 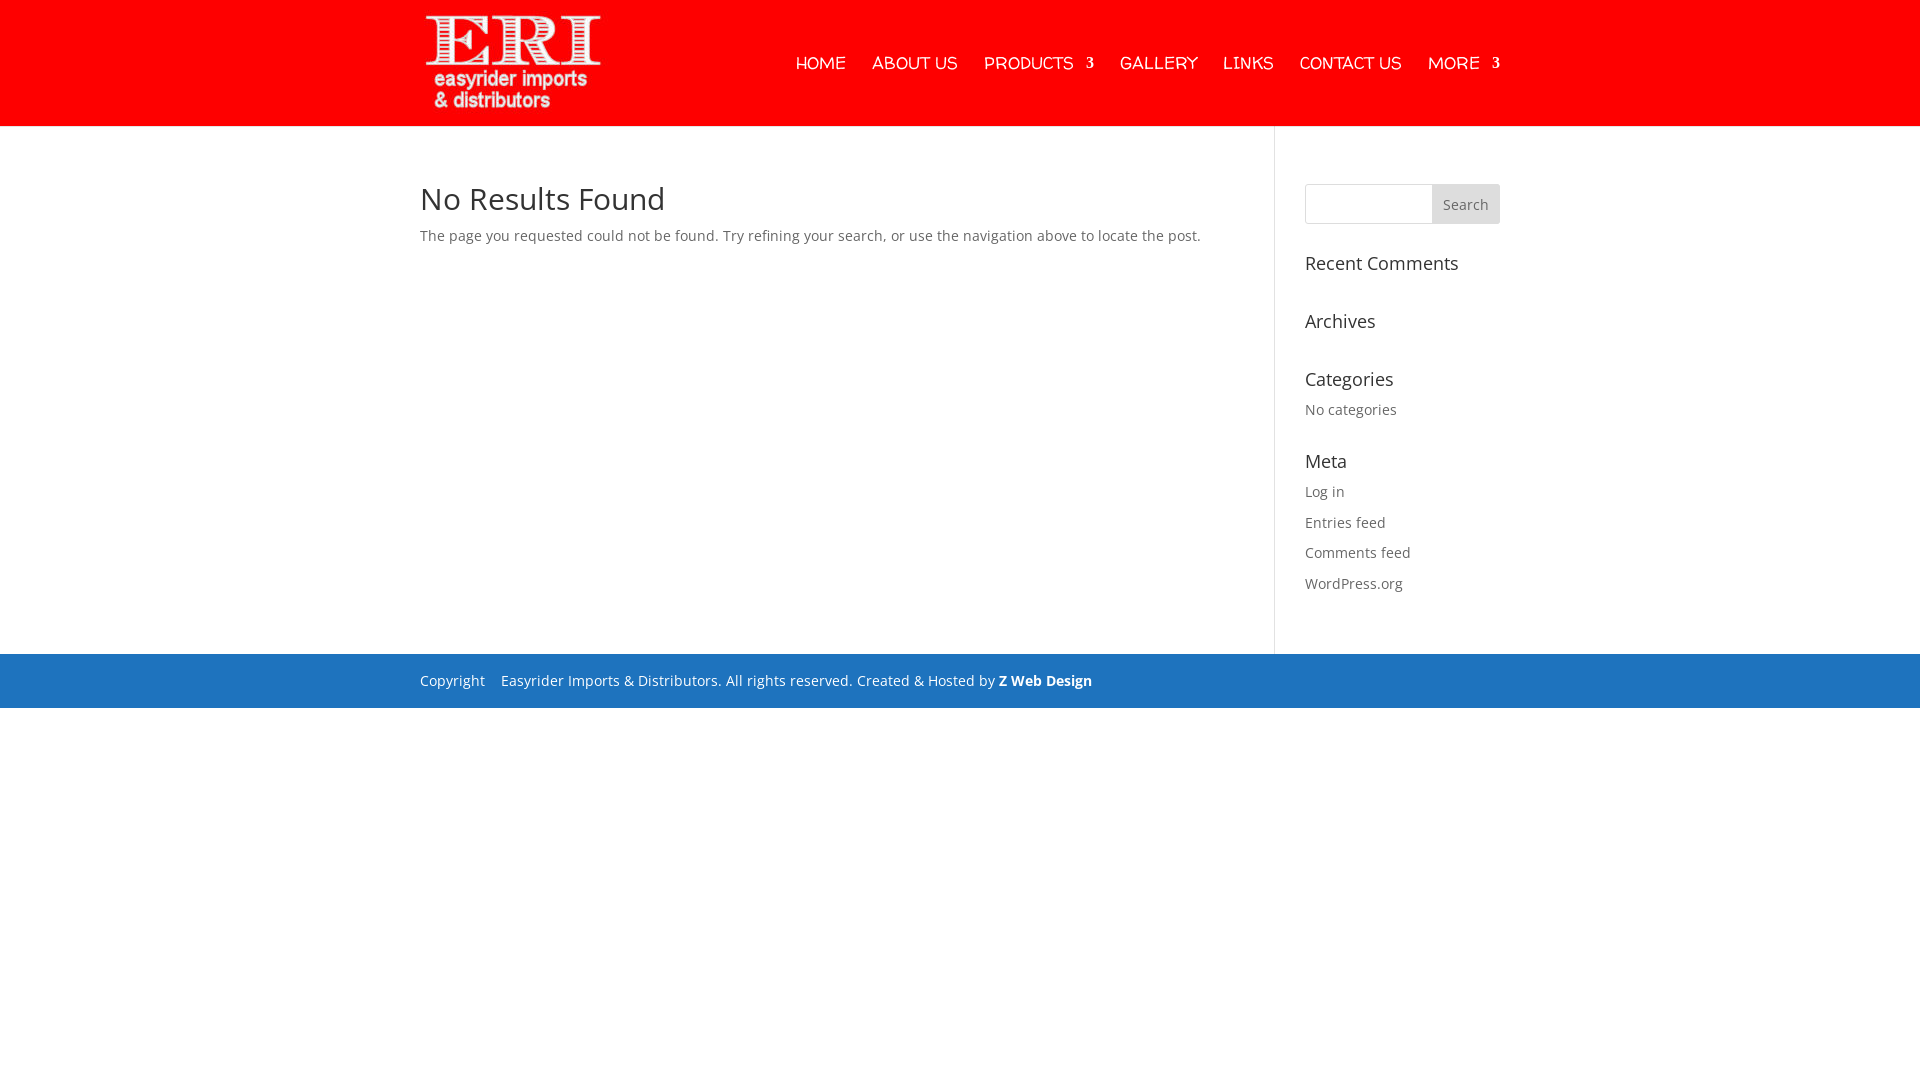 What do you see at coordinates (1158, 91) in the screenshot?
I see `'GALLERY'` at bounding box center [1158, 91].